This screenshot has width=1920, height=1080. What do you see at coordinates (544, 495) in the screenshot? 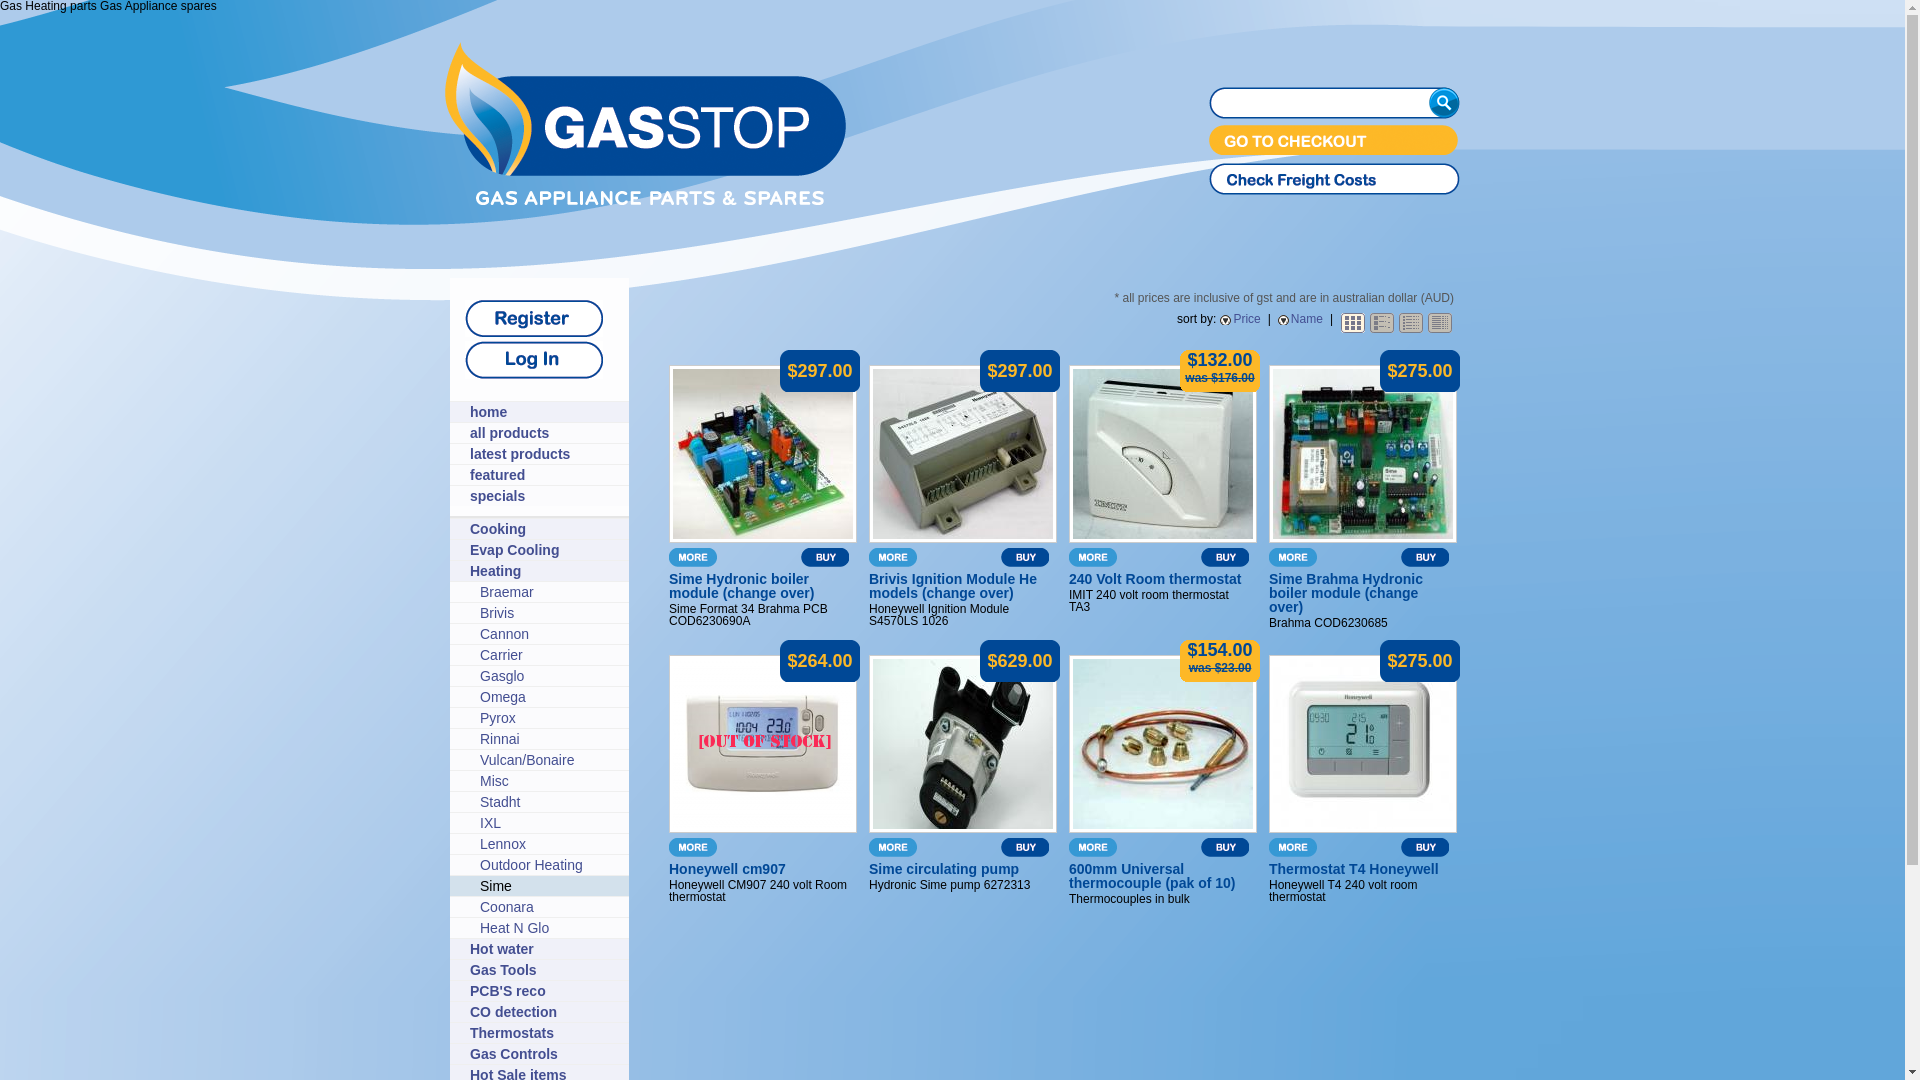
I see `'specials'` at bounding box center [544, 495].